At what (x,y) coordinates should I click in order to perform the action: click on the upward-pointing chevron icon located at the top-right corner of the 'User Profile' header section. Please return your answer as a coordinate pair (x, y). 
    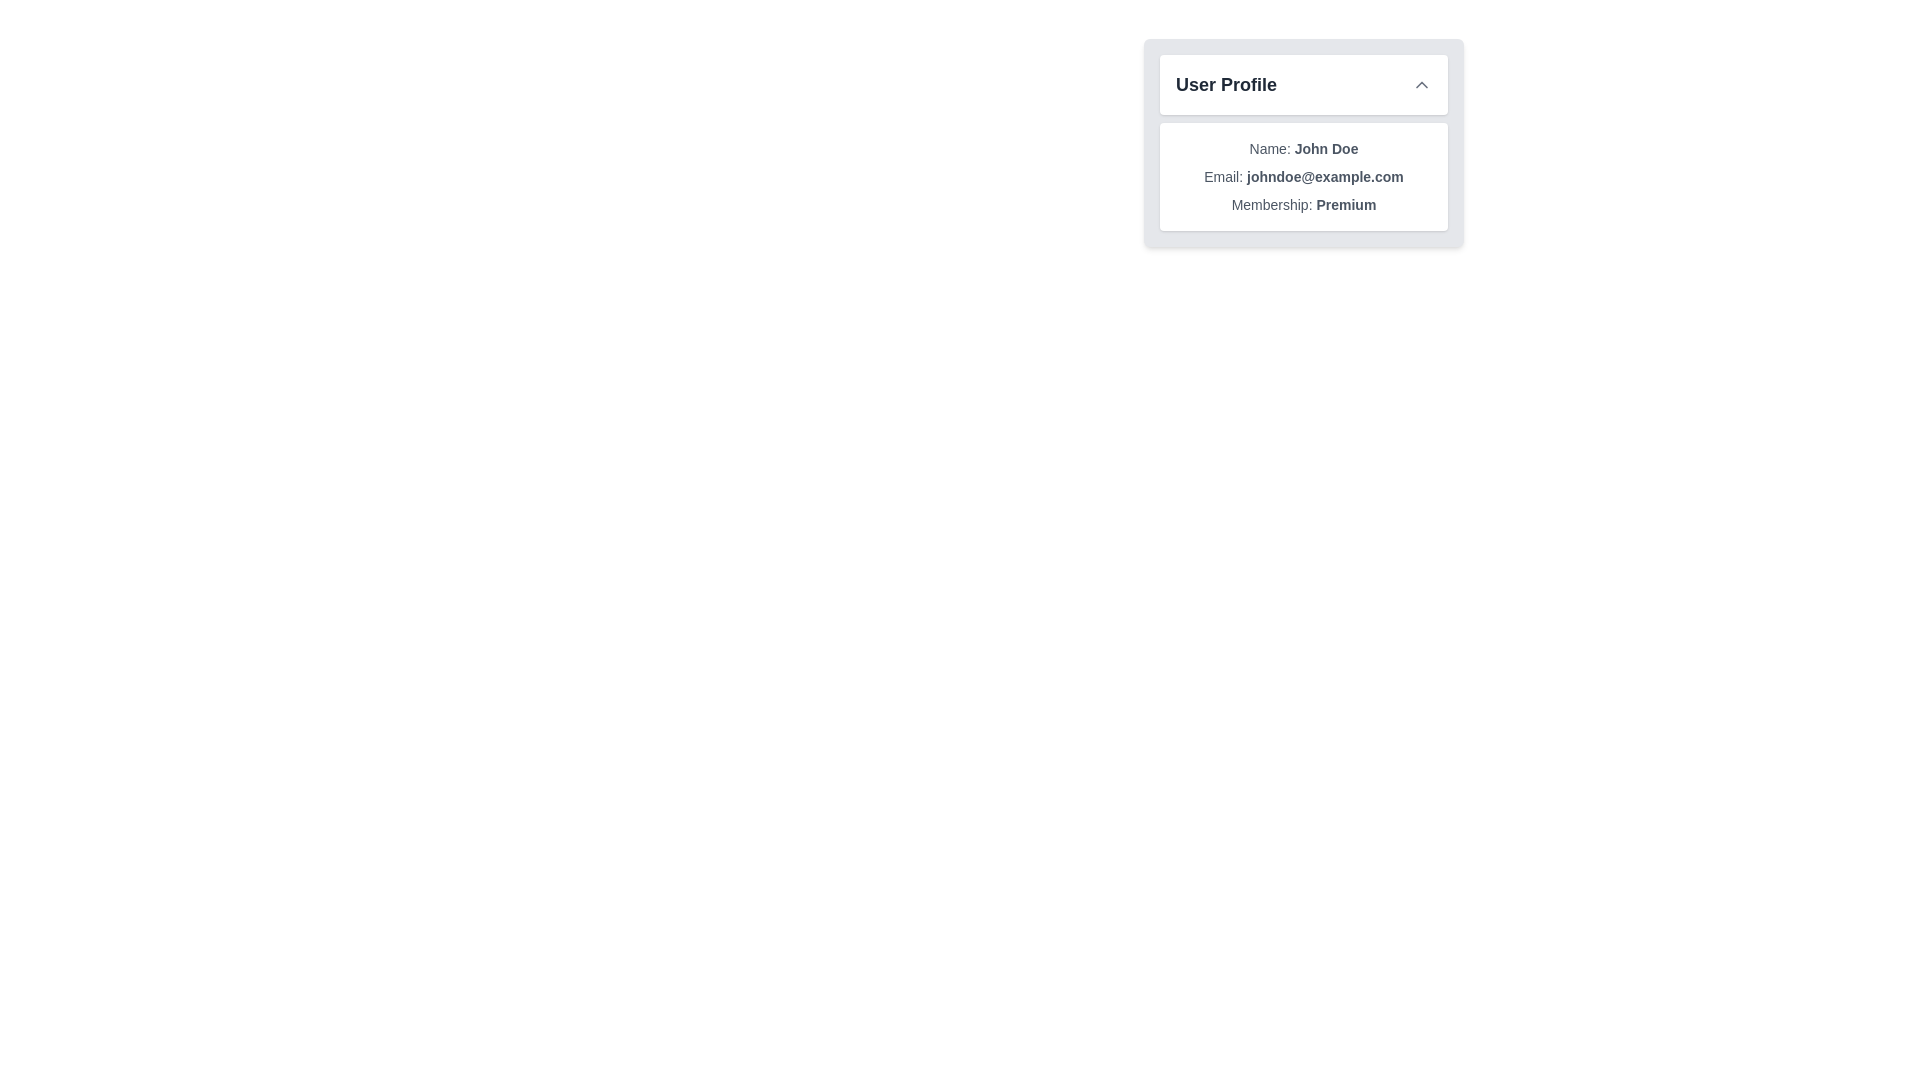
    Looking at the image, I should click on (1420, 83).